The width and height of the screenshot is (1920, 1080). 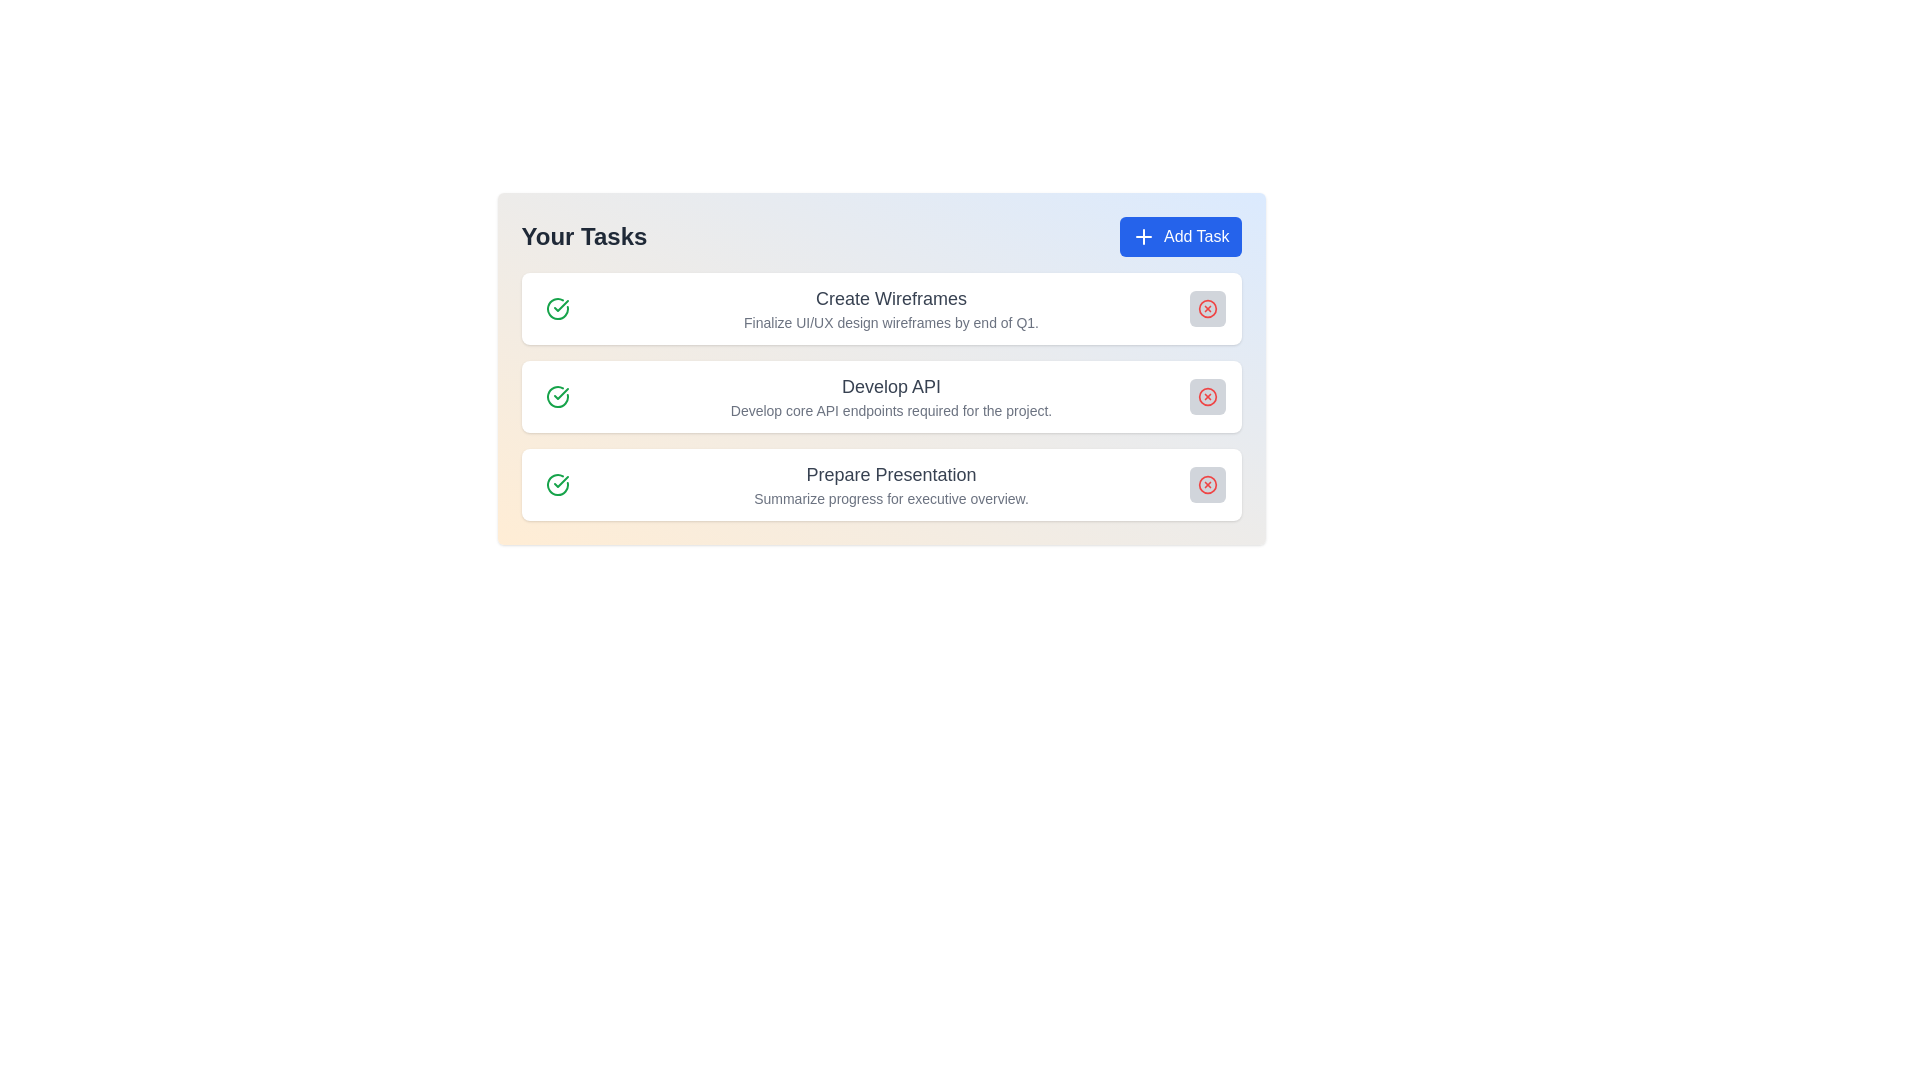 I want to click on the second delete button in the 'Your Tasks' list next to the 'Develop API' task, so click(x=1206, y=397).